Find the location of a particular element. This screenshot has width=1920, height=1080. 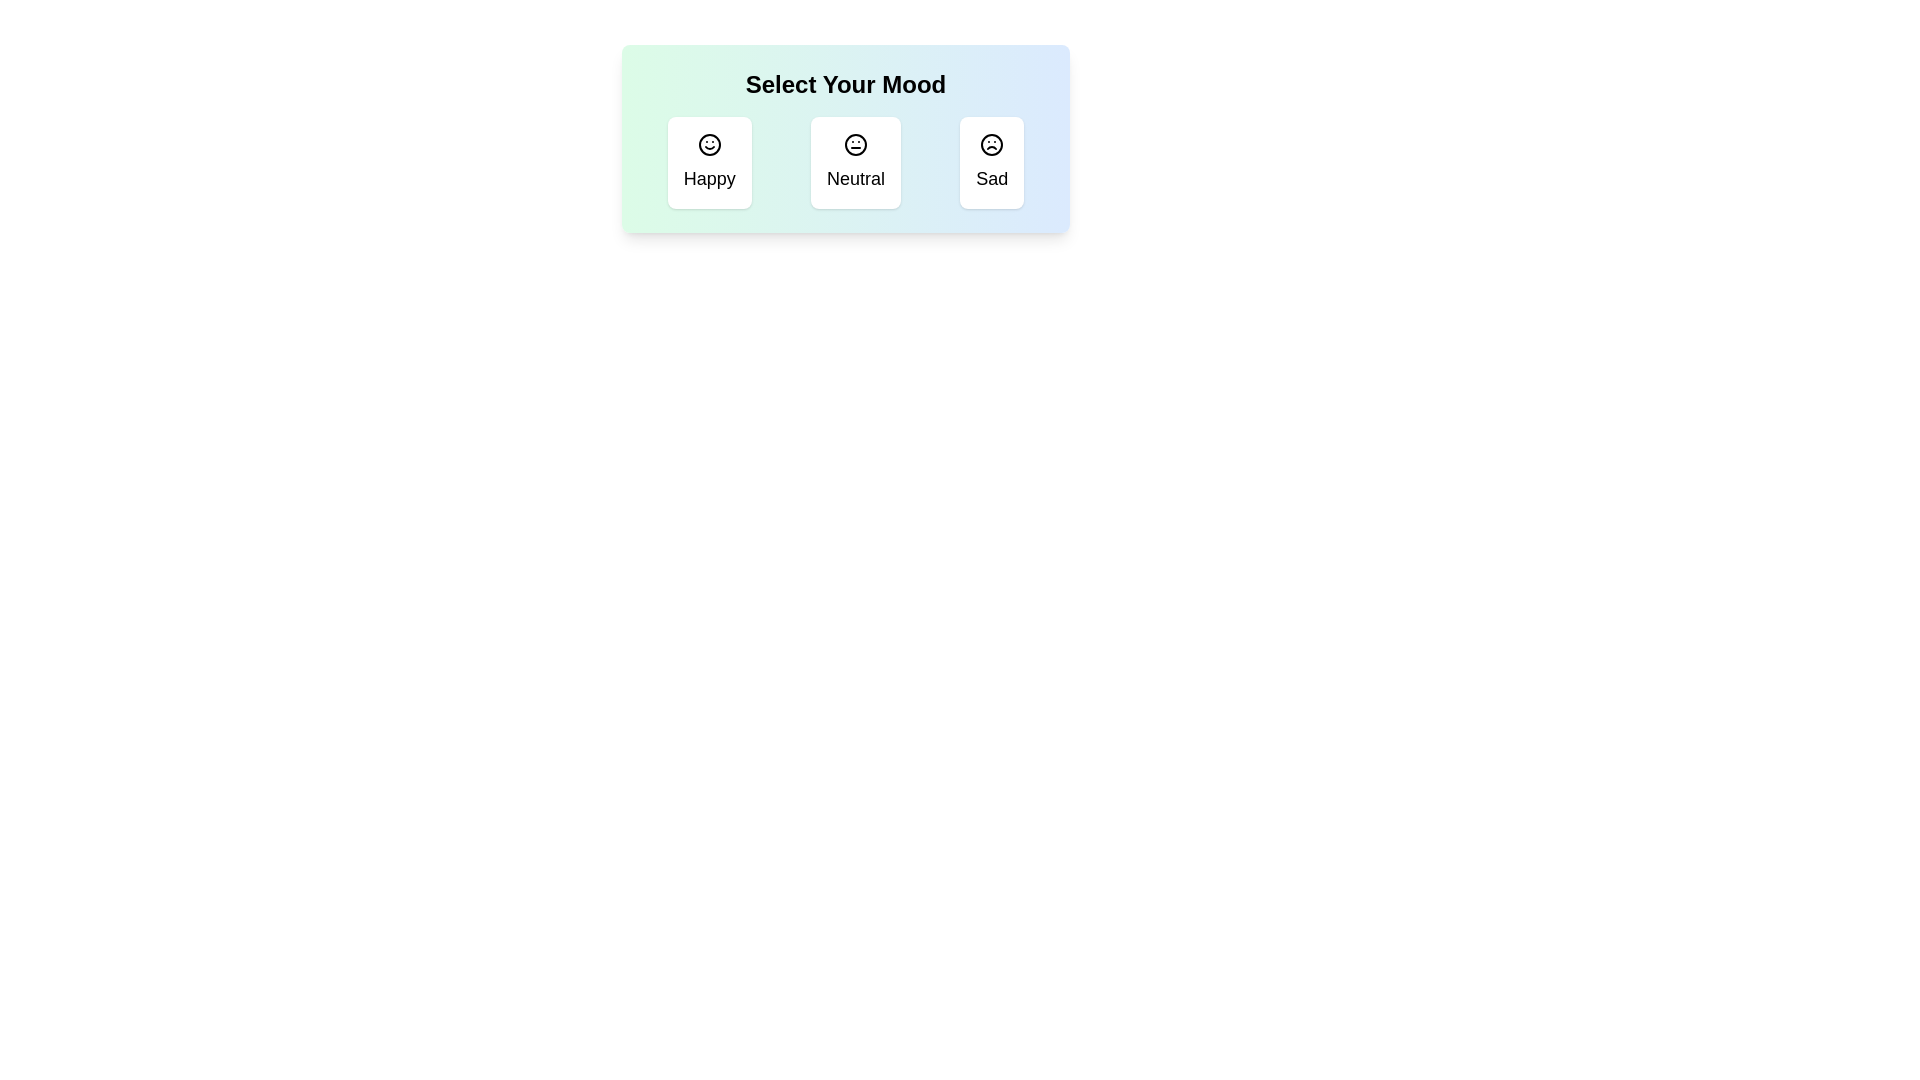

the mood icon corresponding to Happy to toggle its selection is located at coordinates (709, 161).